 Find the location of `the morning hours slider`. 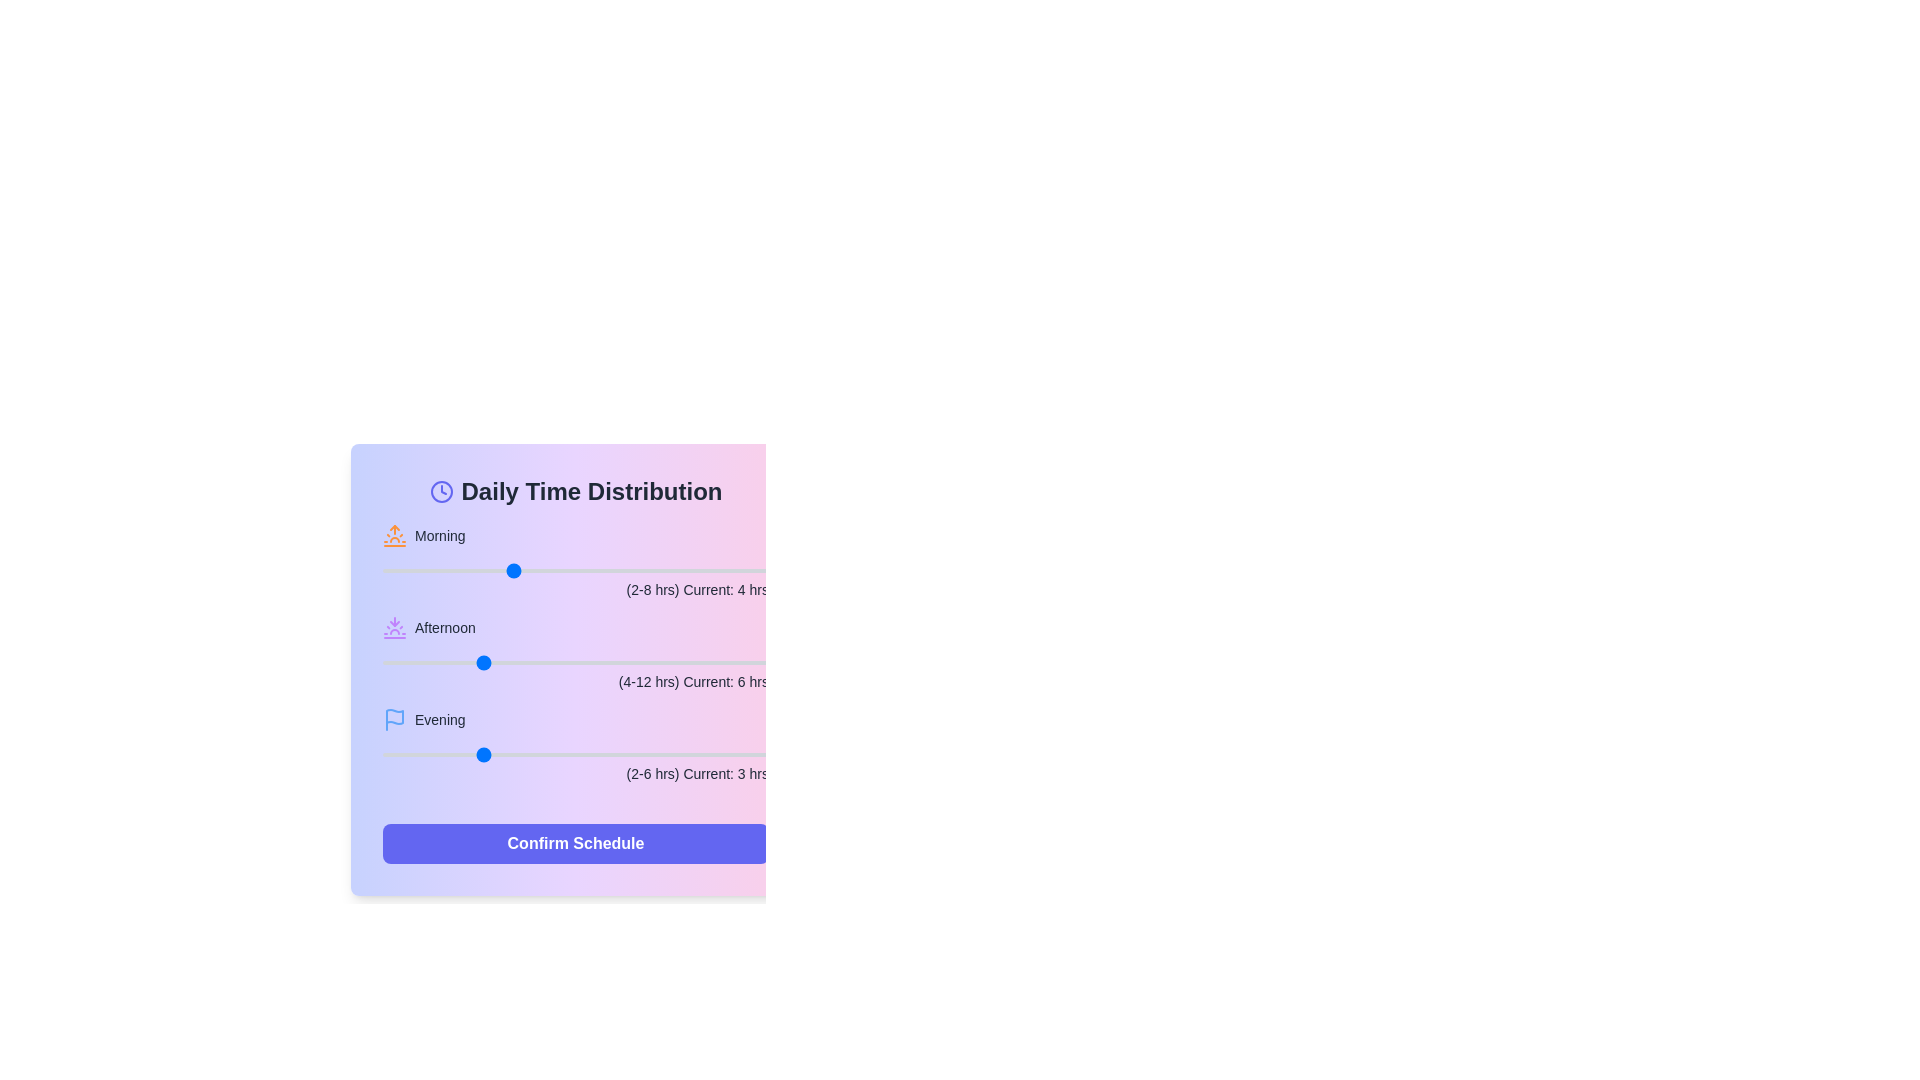

the morning hours slider is located at coordinates (446, 570).